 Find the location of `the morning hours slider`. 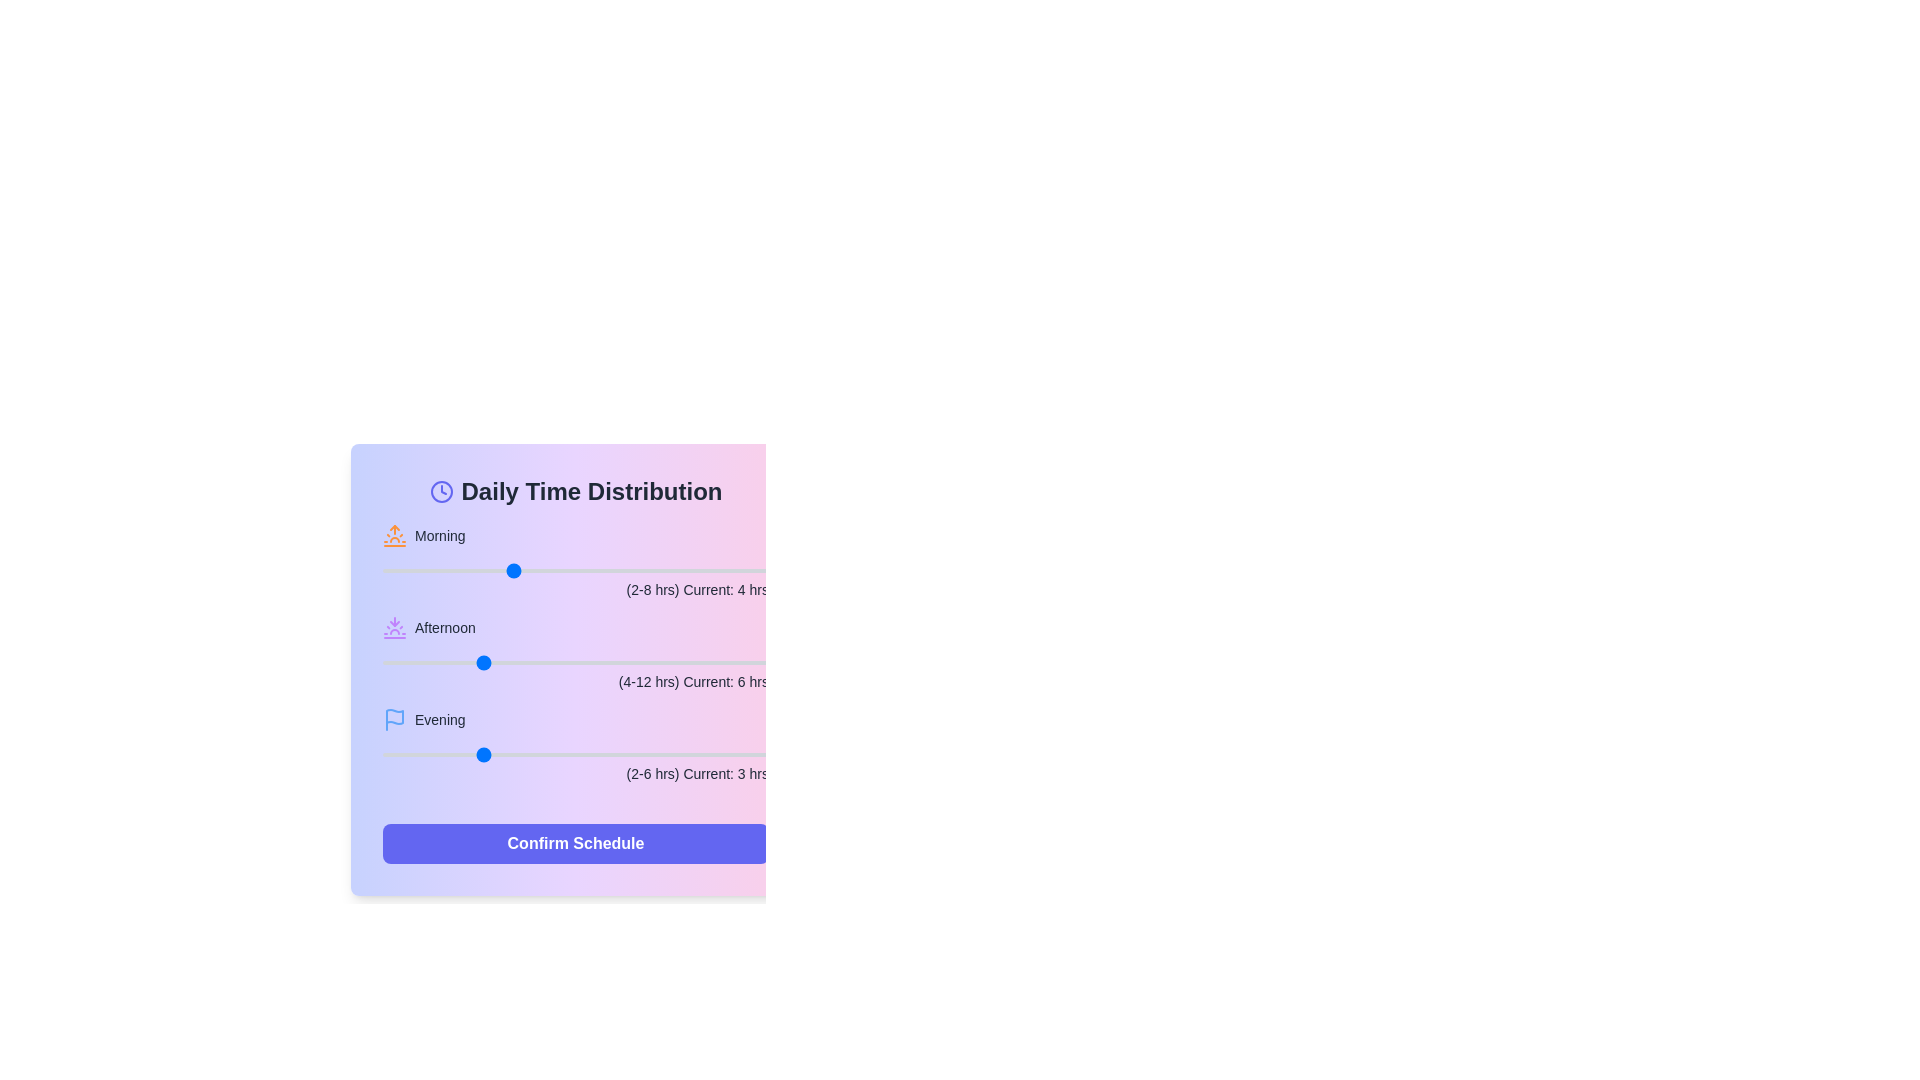

the morning hours slider is located at coordinates (446, 570).